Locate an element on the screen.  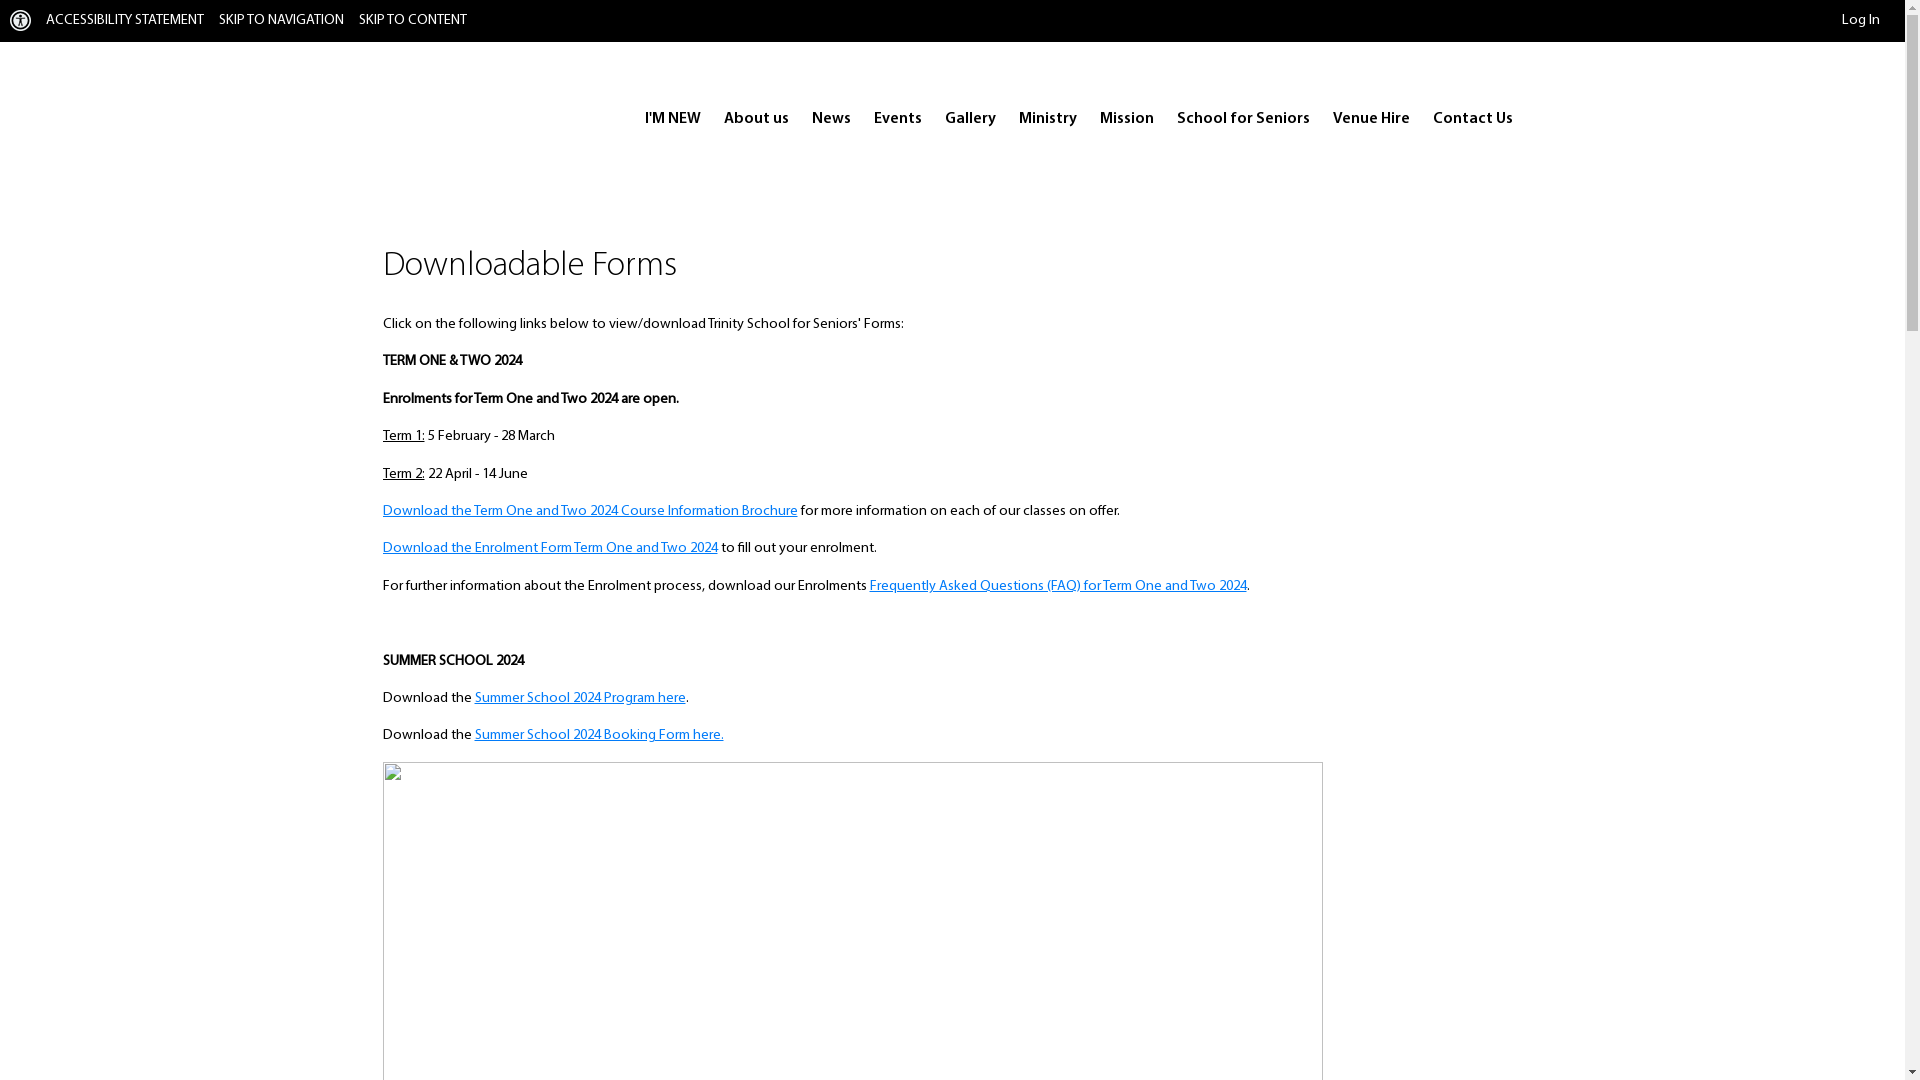
'Summer School 2024 Program here' is located at coordinates (578, 697).